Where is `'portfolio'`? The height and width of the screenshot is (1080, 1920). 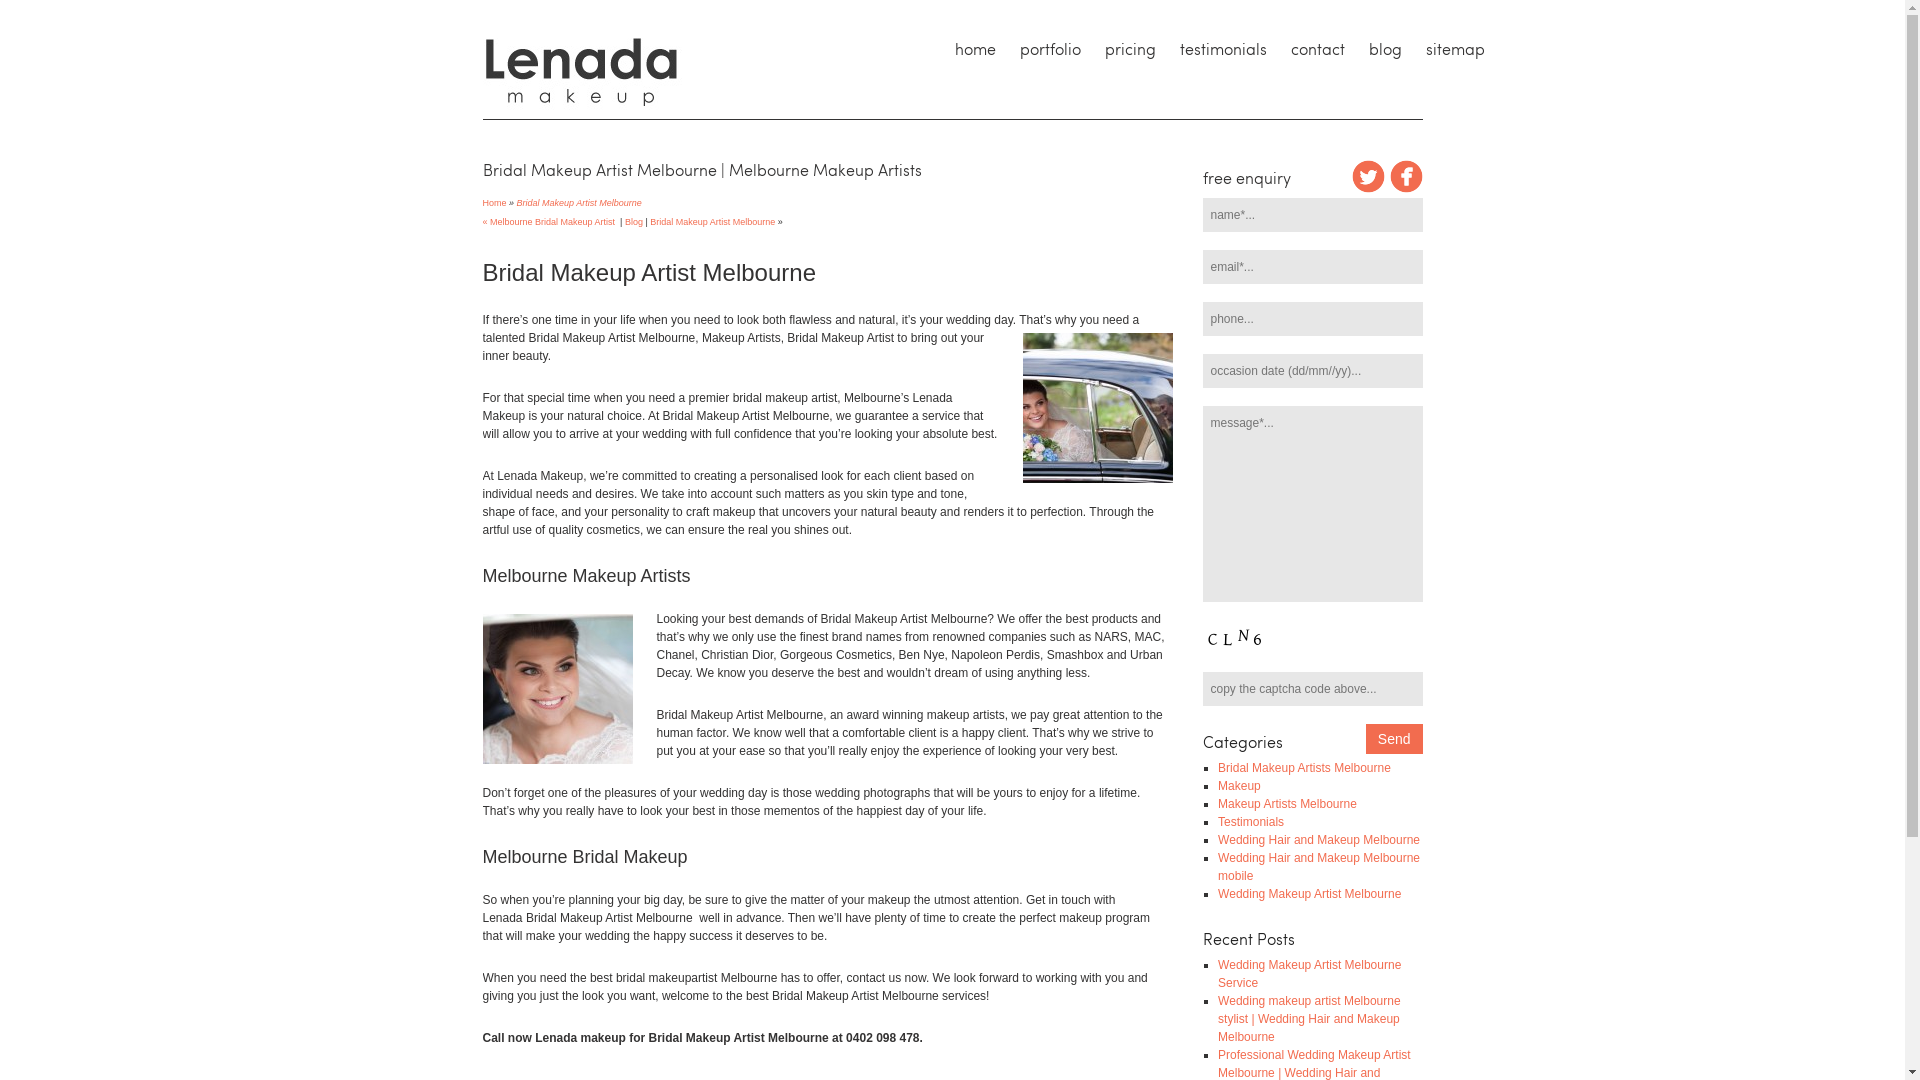
'portfolio' is located at coordinates (1049, 48).